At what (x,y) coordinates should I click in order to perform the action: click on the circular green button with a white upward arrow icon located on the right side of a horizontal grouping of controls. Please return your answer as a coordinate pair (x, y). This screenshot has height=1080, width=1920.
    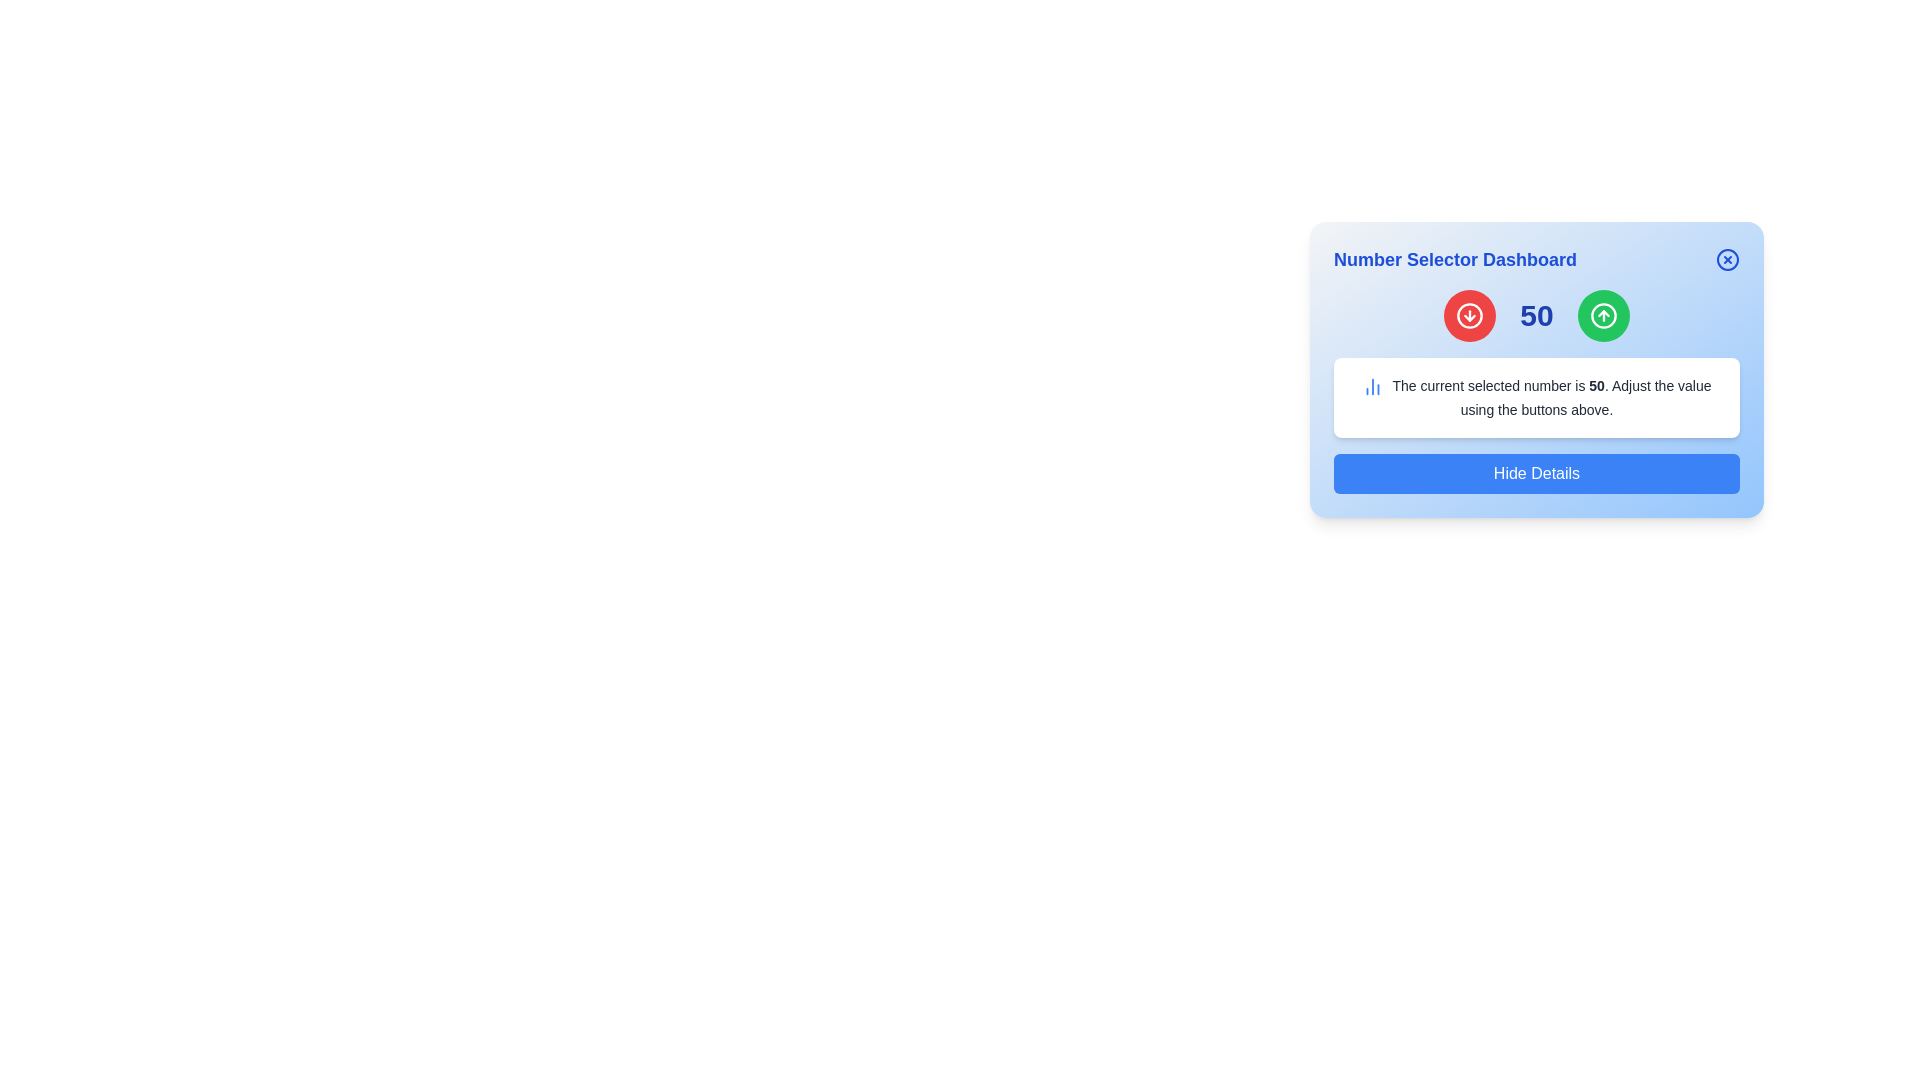
    Looking at the image, I should click on (1603, 315).